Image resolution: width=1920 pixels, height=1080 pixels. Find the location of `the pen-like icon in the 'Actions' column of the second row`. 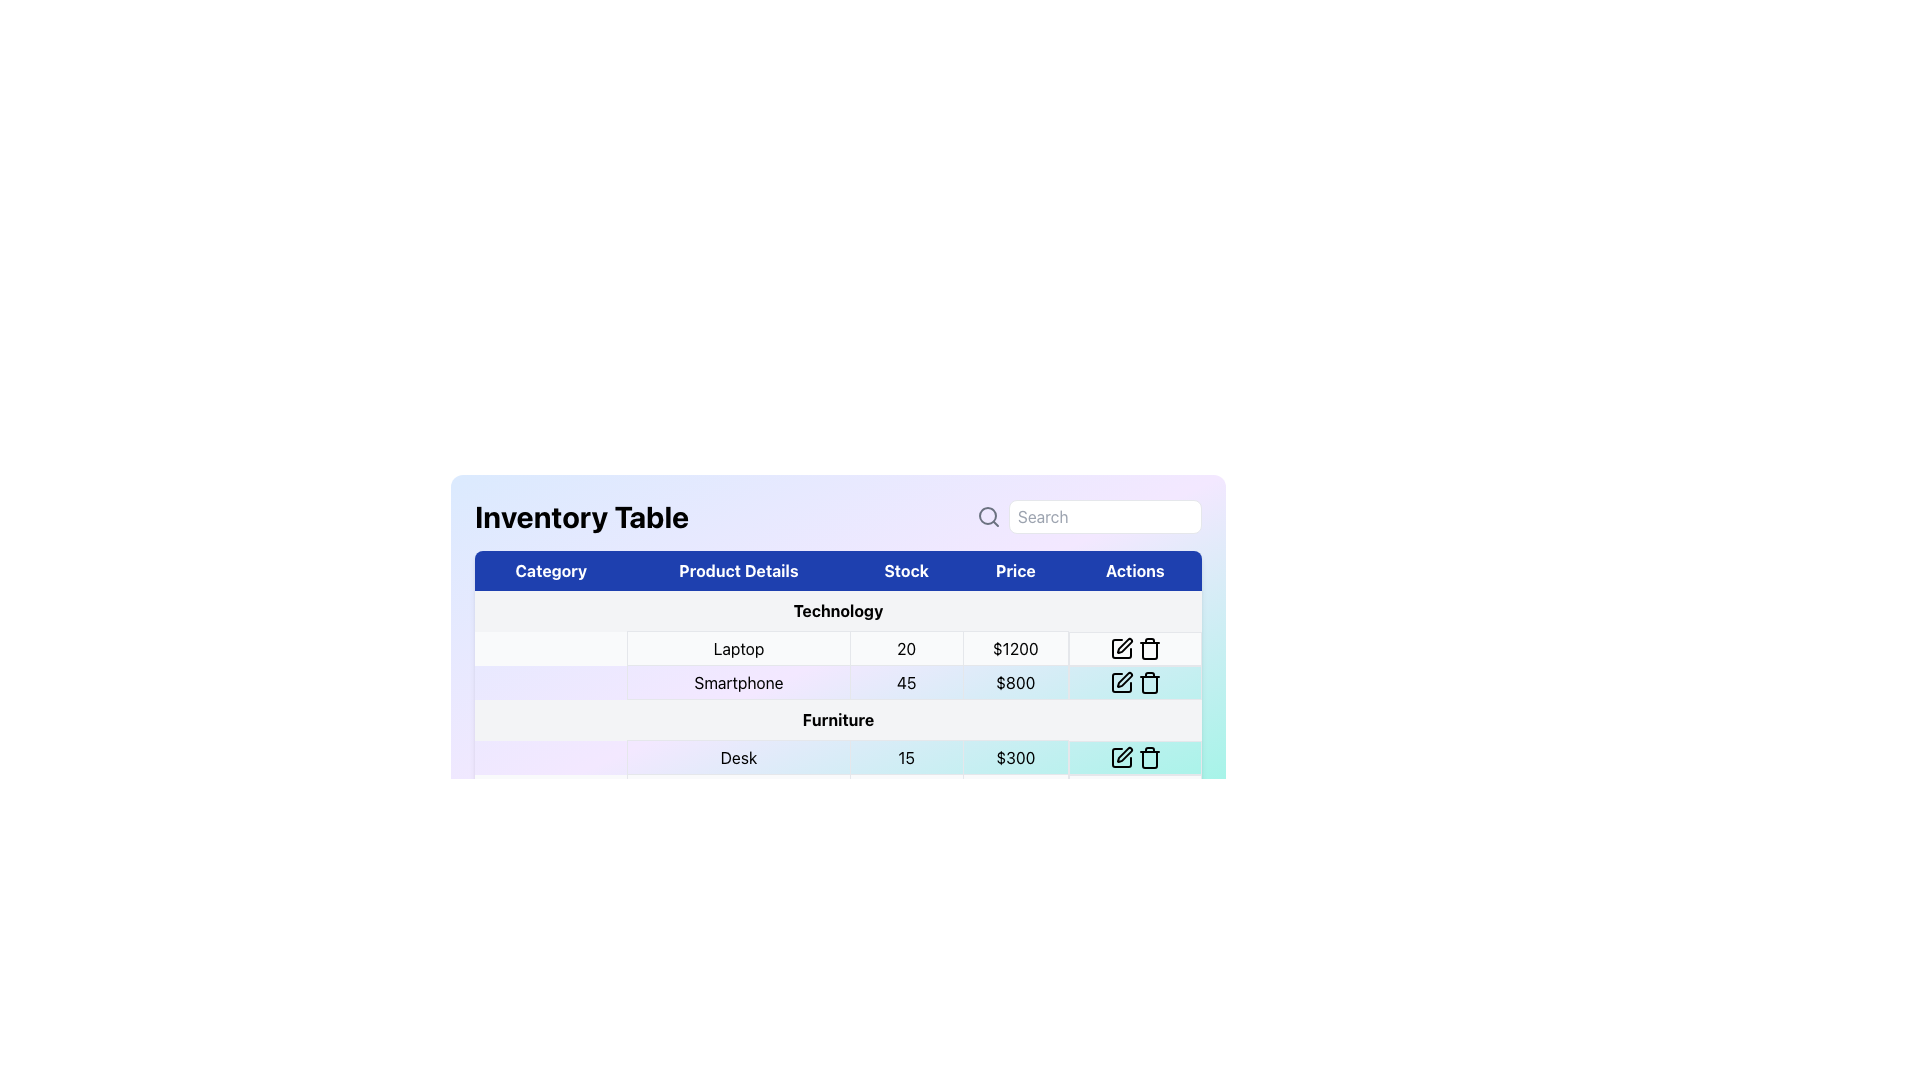

the pen-like icon in the 'Actions' column of the second row is located at coordinates (1123, 644).